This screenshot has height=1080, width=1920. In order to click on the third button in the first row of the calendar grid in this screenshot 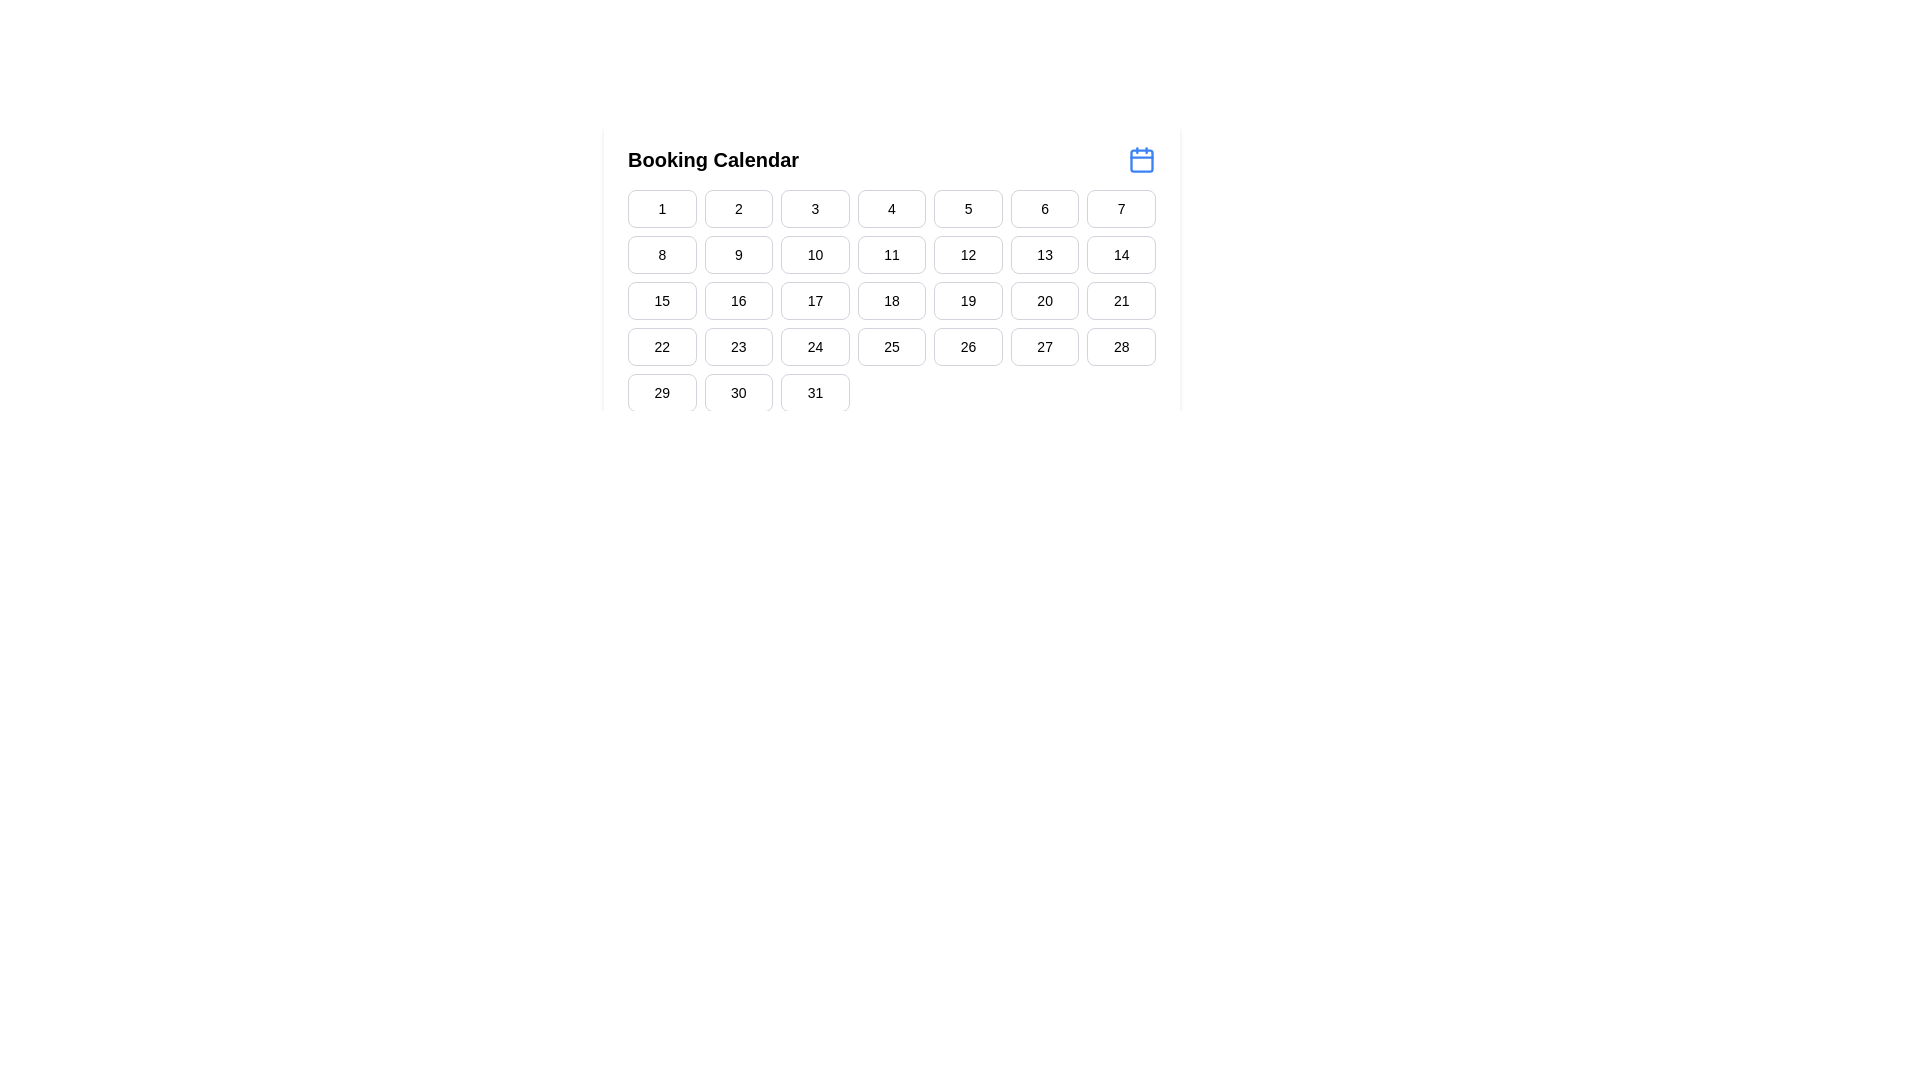, I will do `click(815, 208)`.